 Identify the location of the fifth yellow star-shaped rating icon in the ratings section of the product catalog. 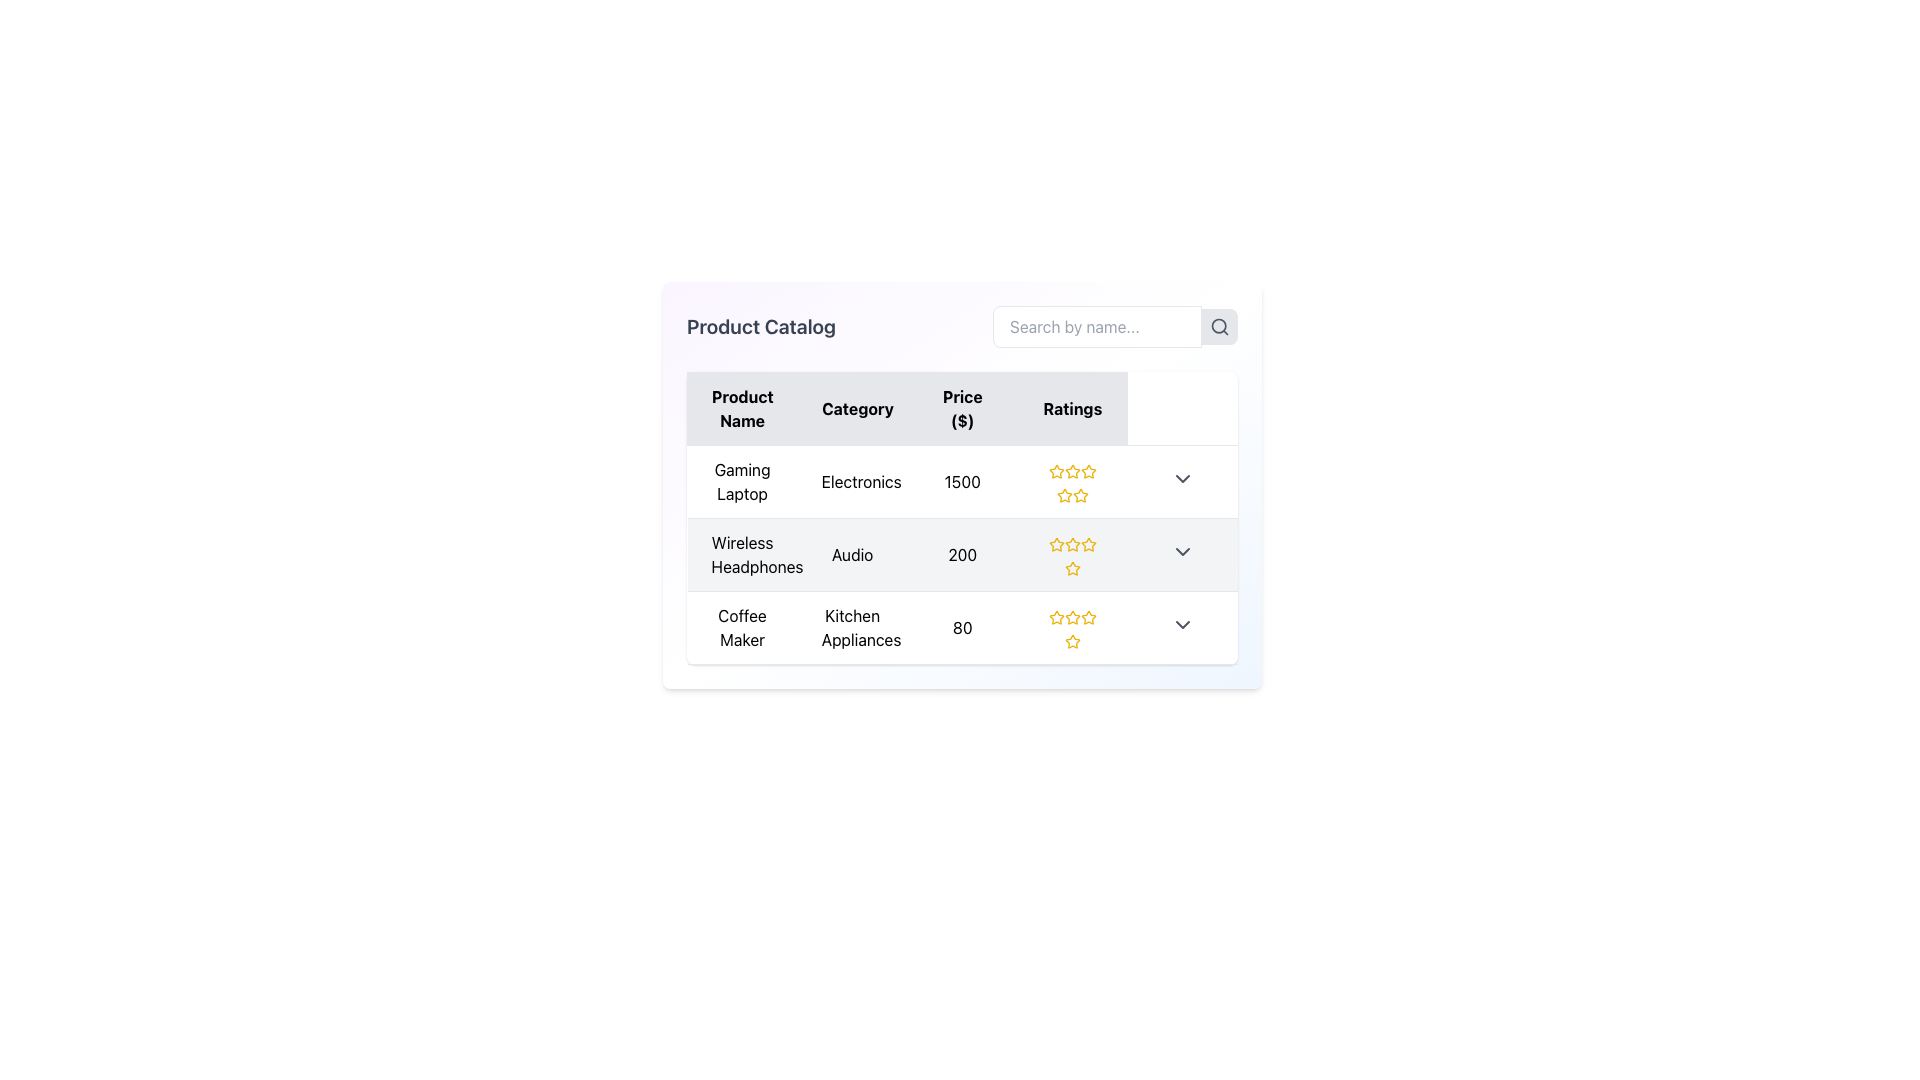
(1087, 471).